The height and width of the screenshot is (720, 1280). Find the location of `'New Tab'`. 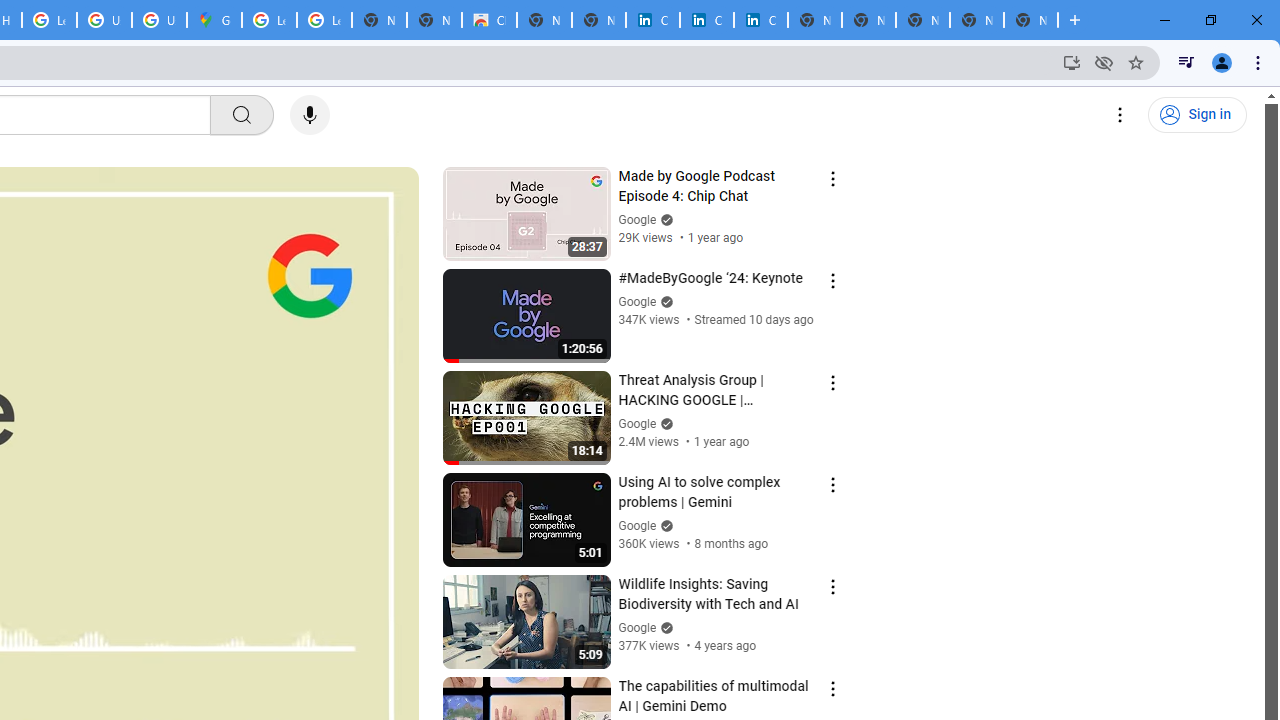

'New Tab' is located at coordinates (1031, 20).